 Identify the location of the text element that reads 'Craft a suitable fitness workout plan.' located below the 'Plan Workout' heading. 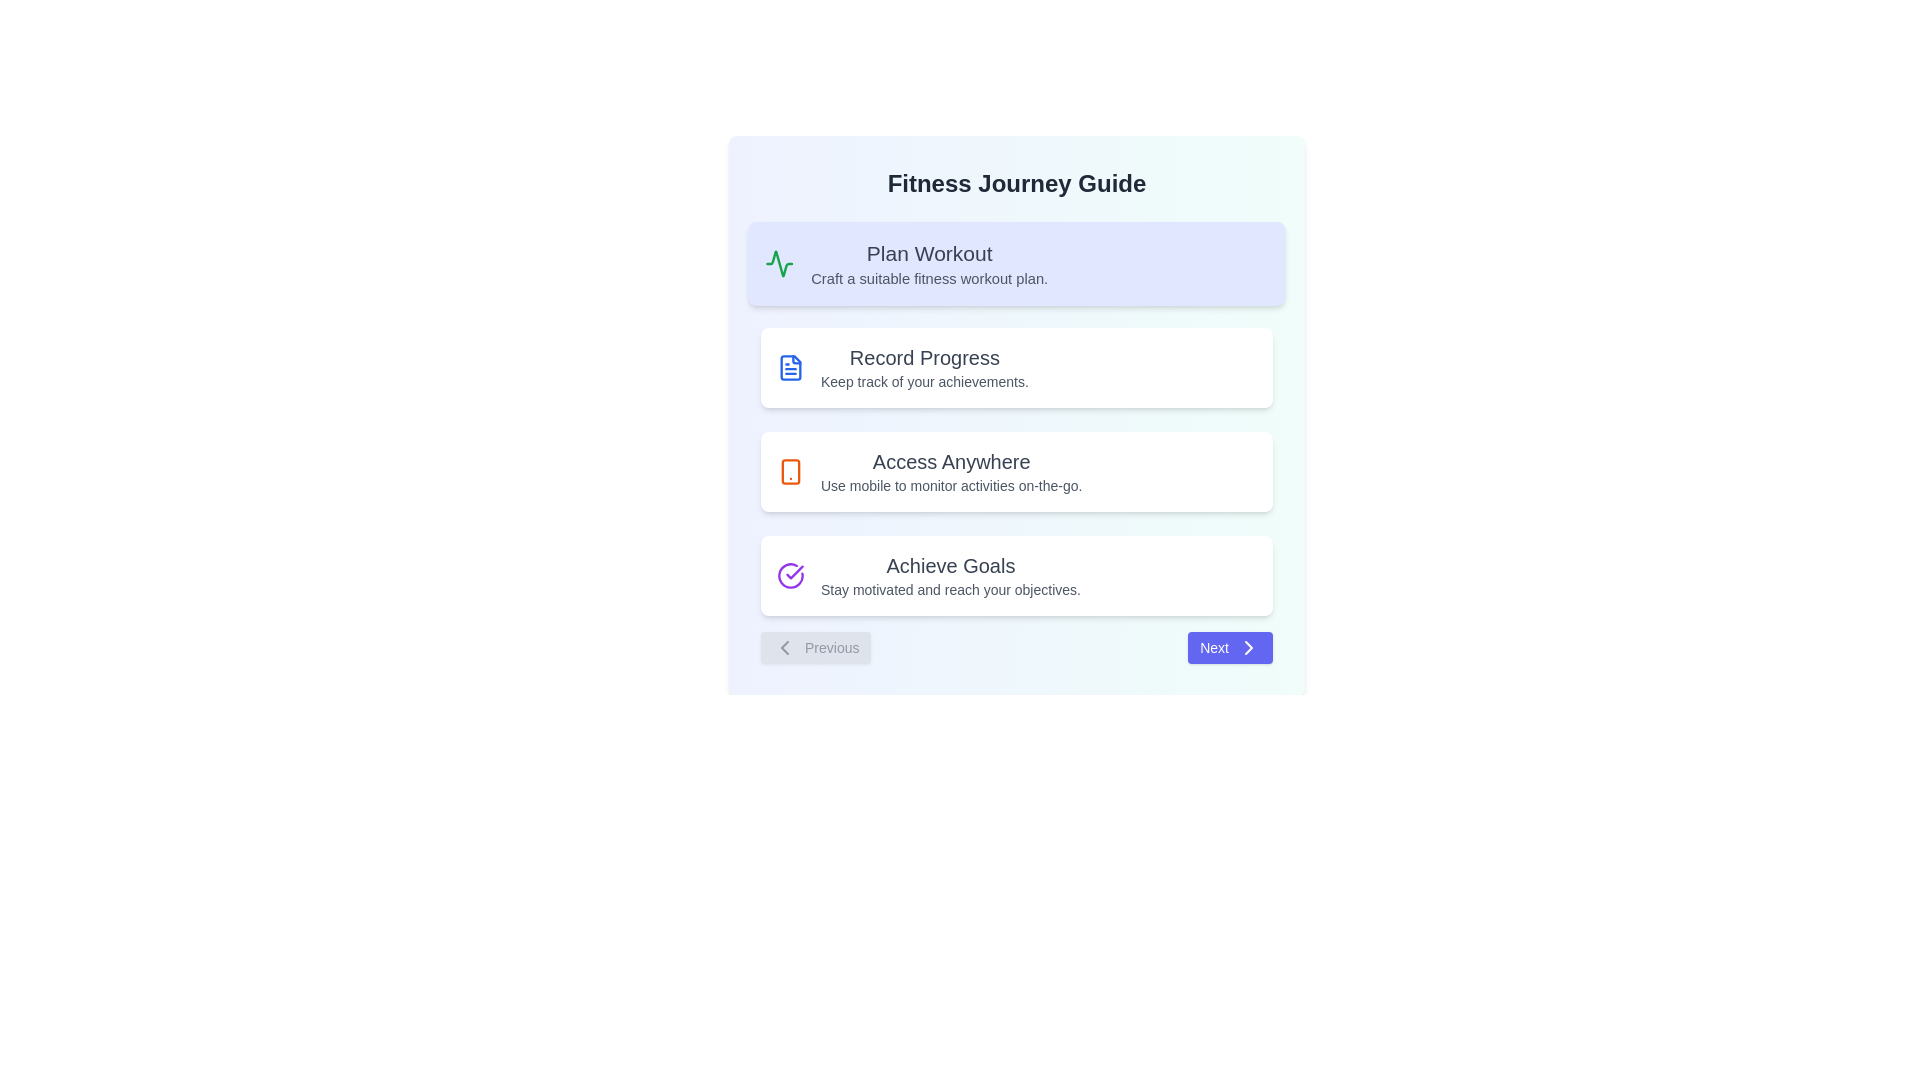
(928, 278).